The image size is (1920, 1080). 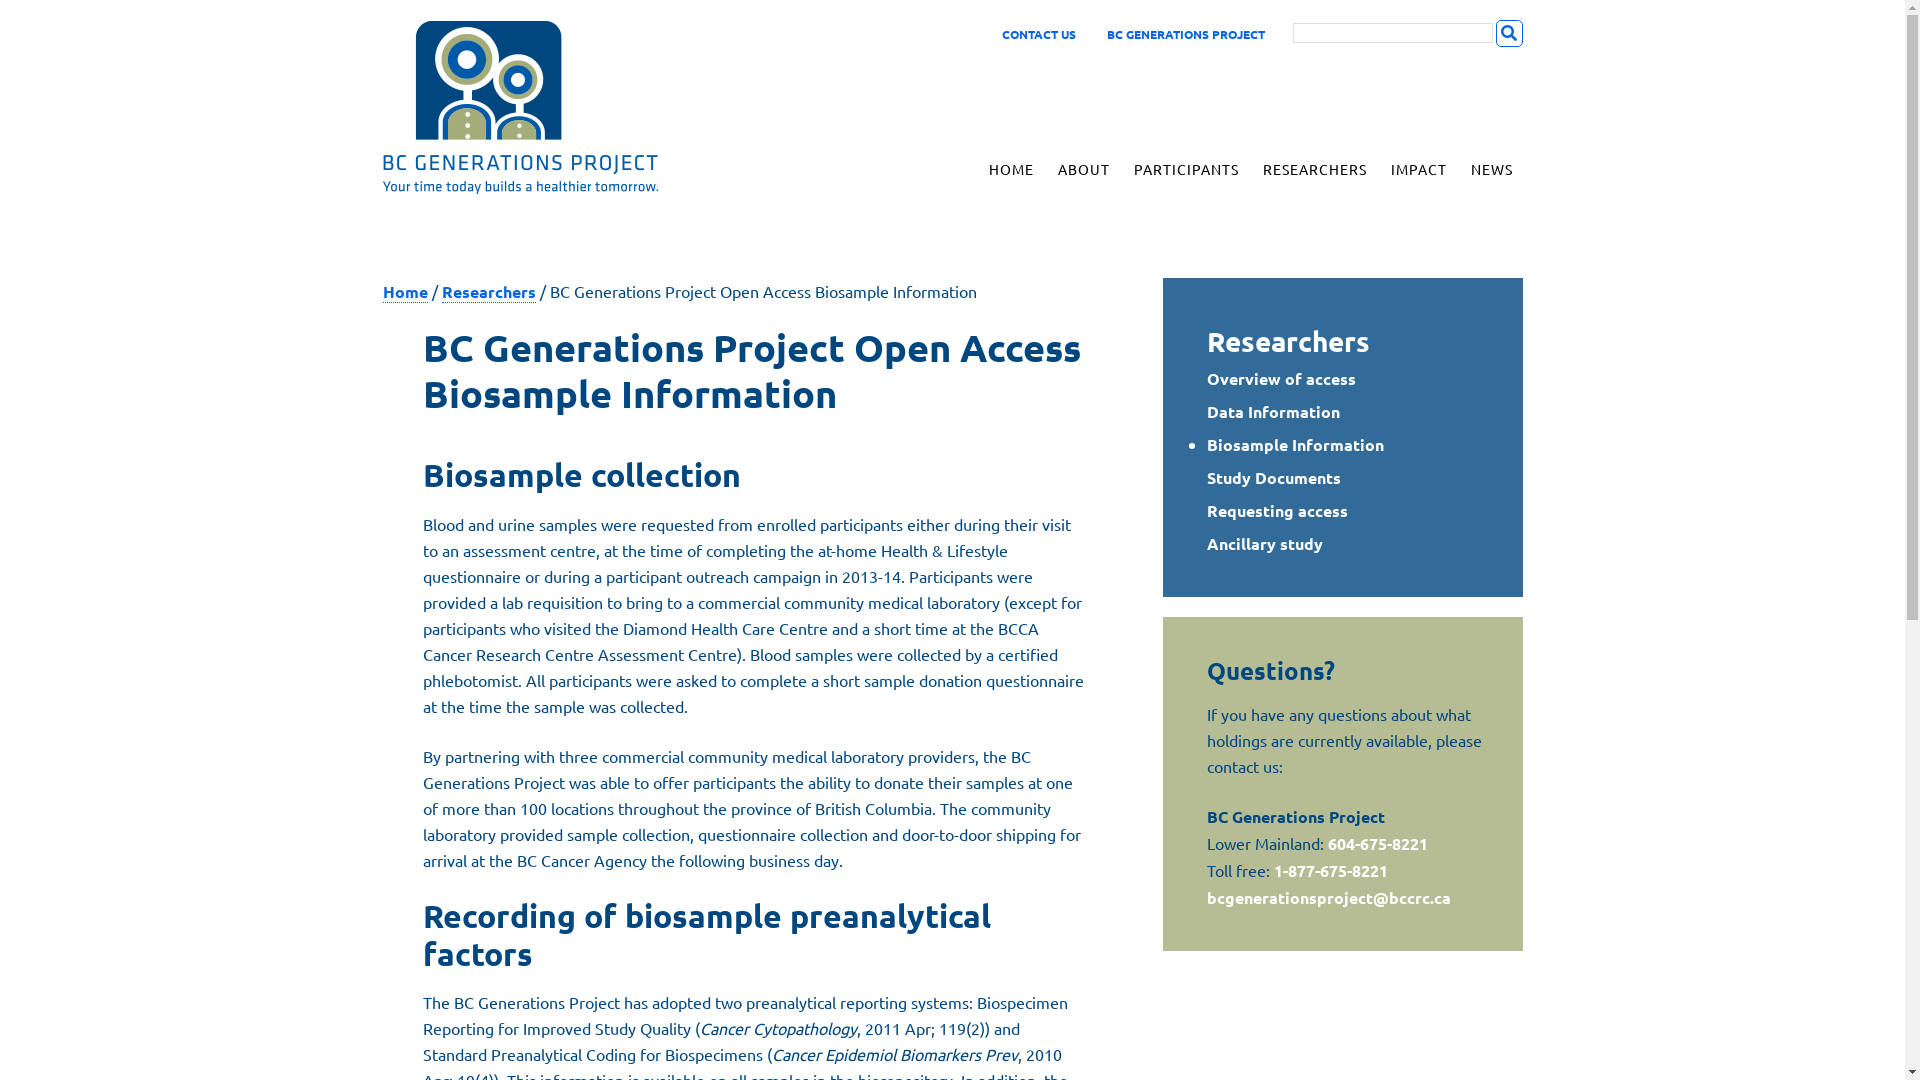 What do you see at coordinates (1288, 339) in the screenshot?
I see `'Researchers'` at bounding box center [1288, 339].